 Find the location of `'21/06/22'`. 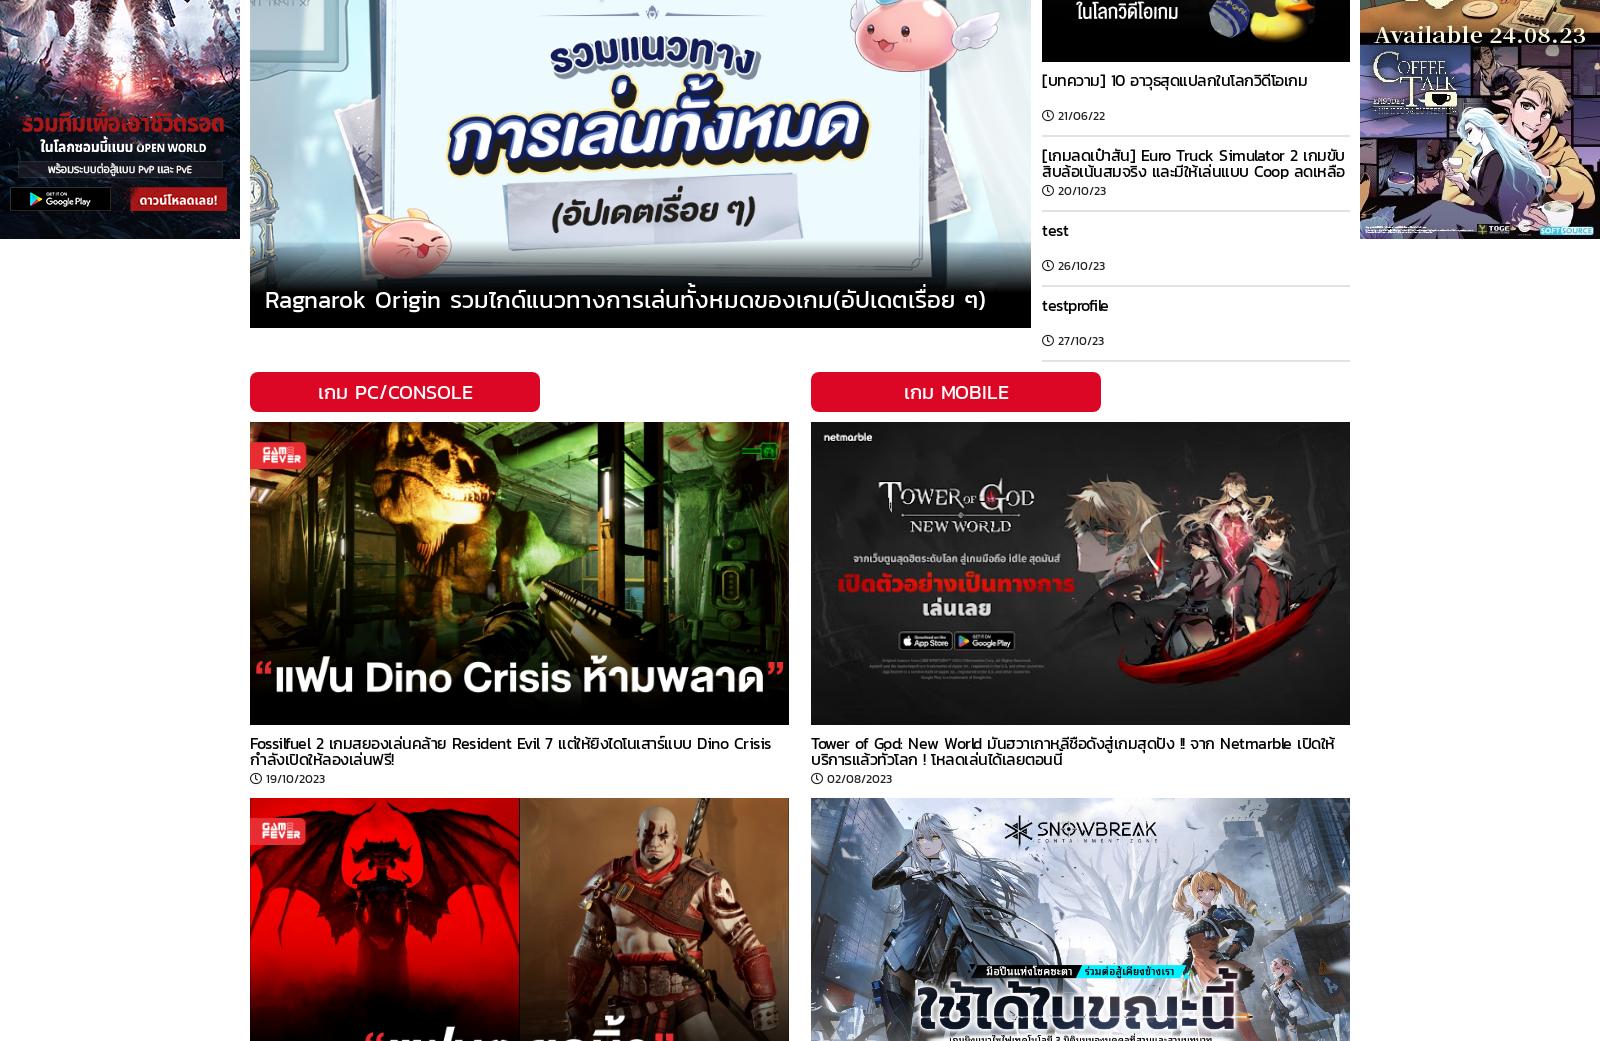

'21/06/22' is located at coordinates (1081, 115).